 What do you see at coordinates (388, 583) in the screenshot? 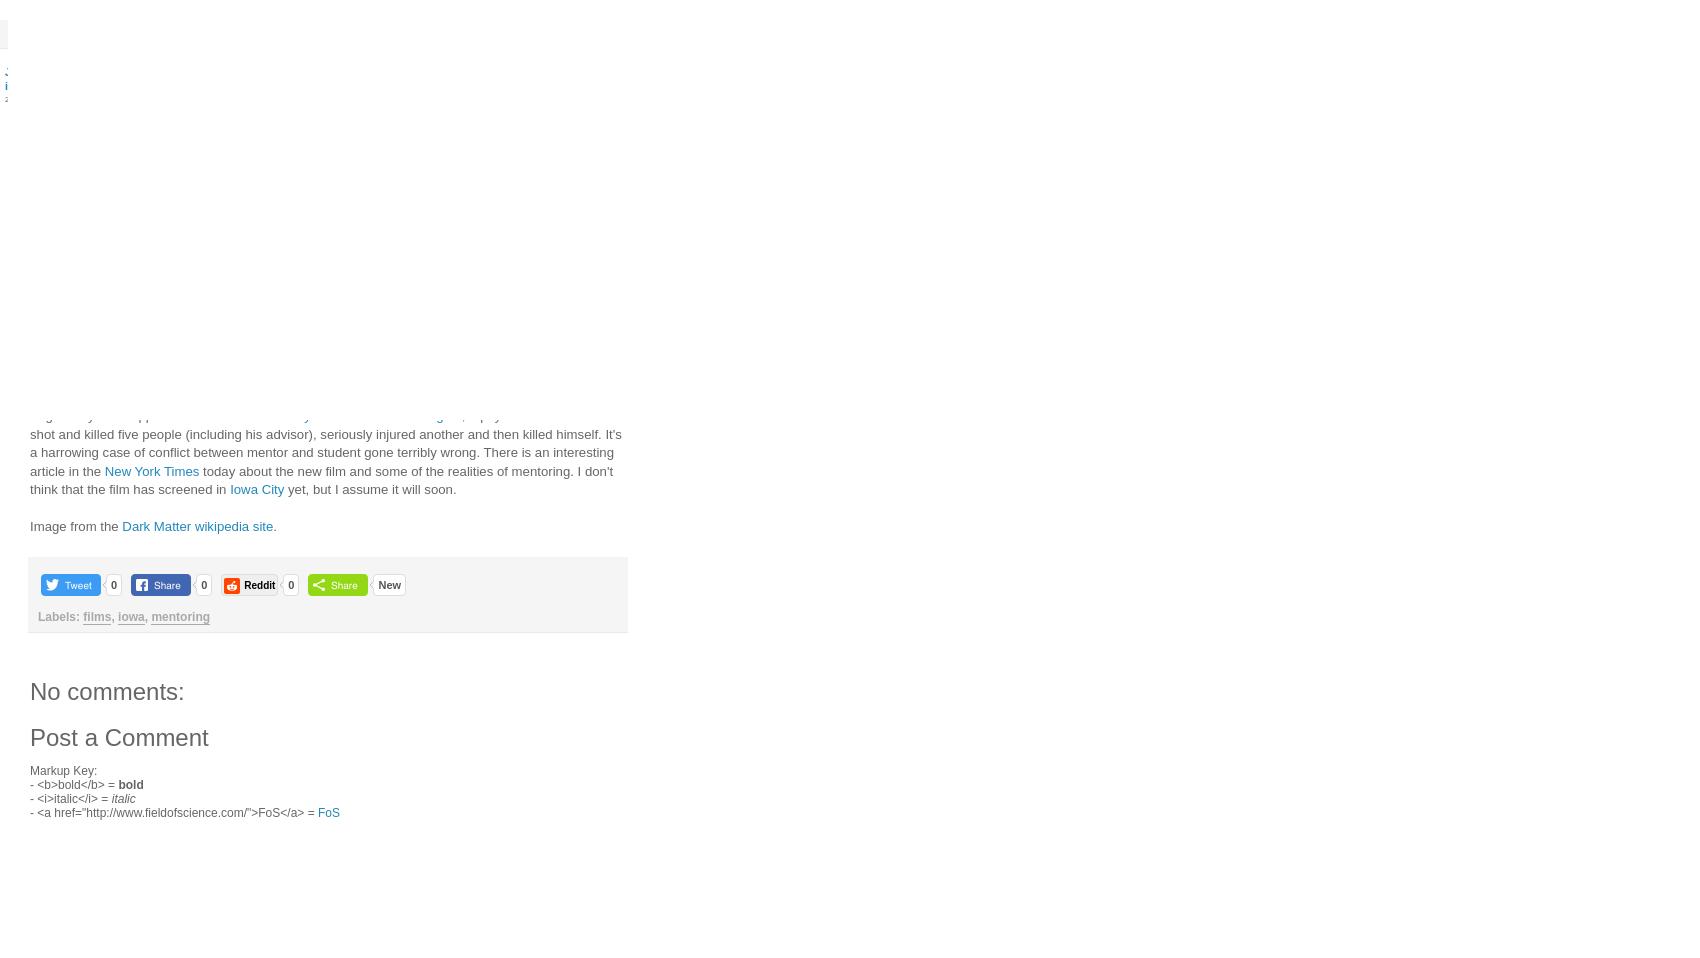
I see `'New'` at bounding box center [388, 583].